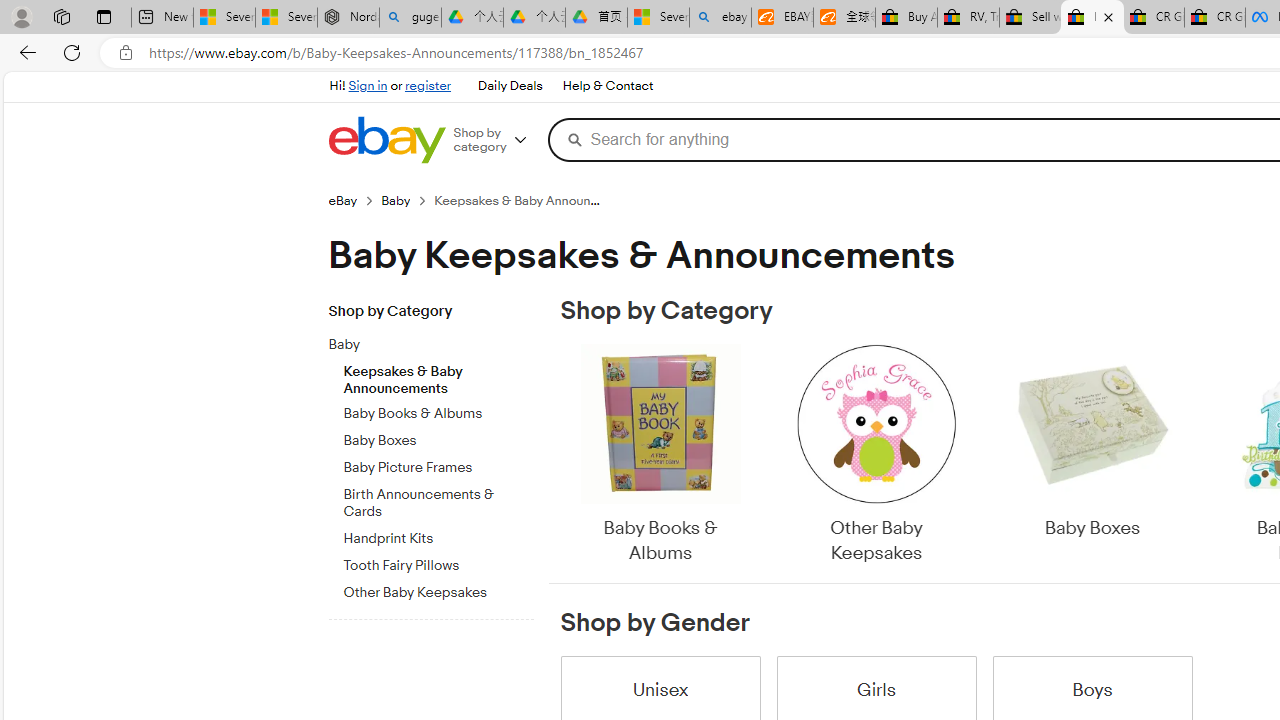 Image resolution: width=1280 pixels, height=720 pixels. What do you see at coordinates (437, 538) in the screenshot?
I see `'Handprint Kits'` at bounding box center [437, 538].